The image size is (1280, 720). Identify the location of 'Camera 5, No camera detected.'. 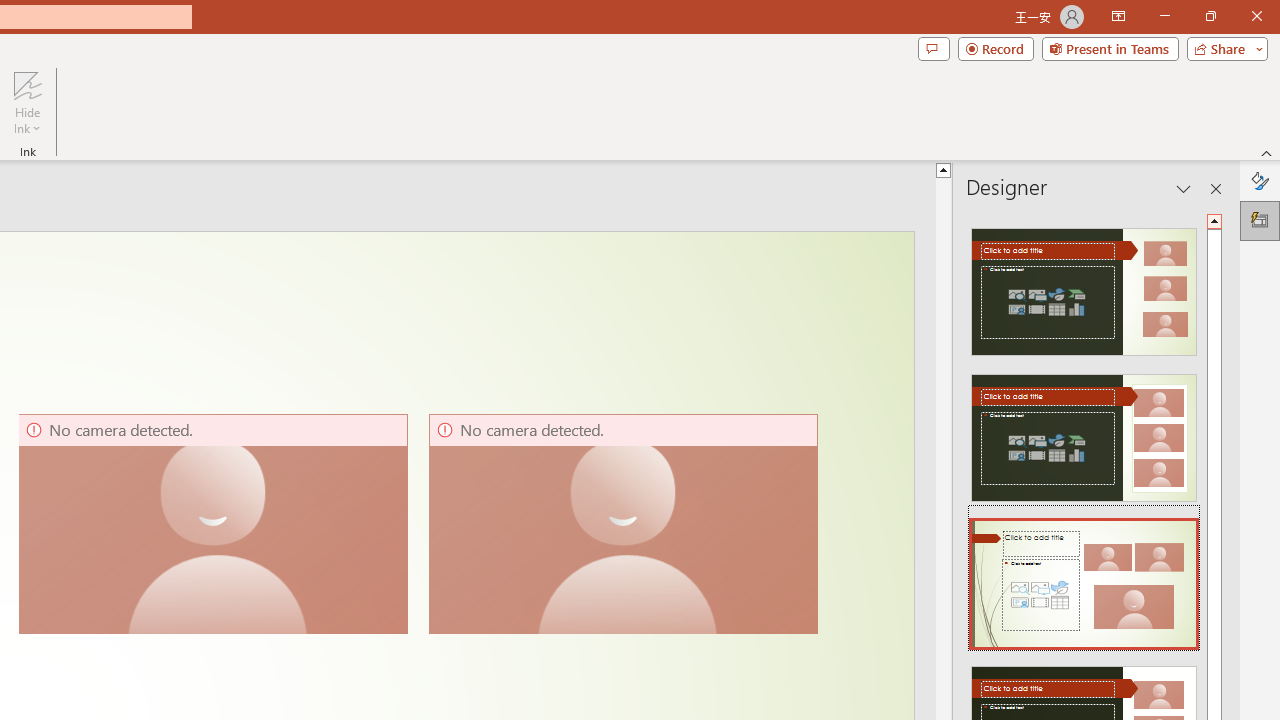
(213, 523).